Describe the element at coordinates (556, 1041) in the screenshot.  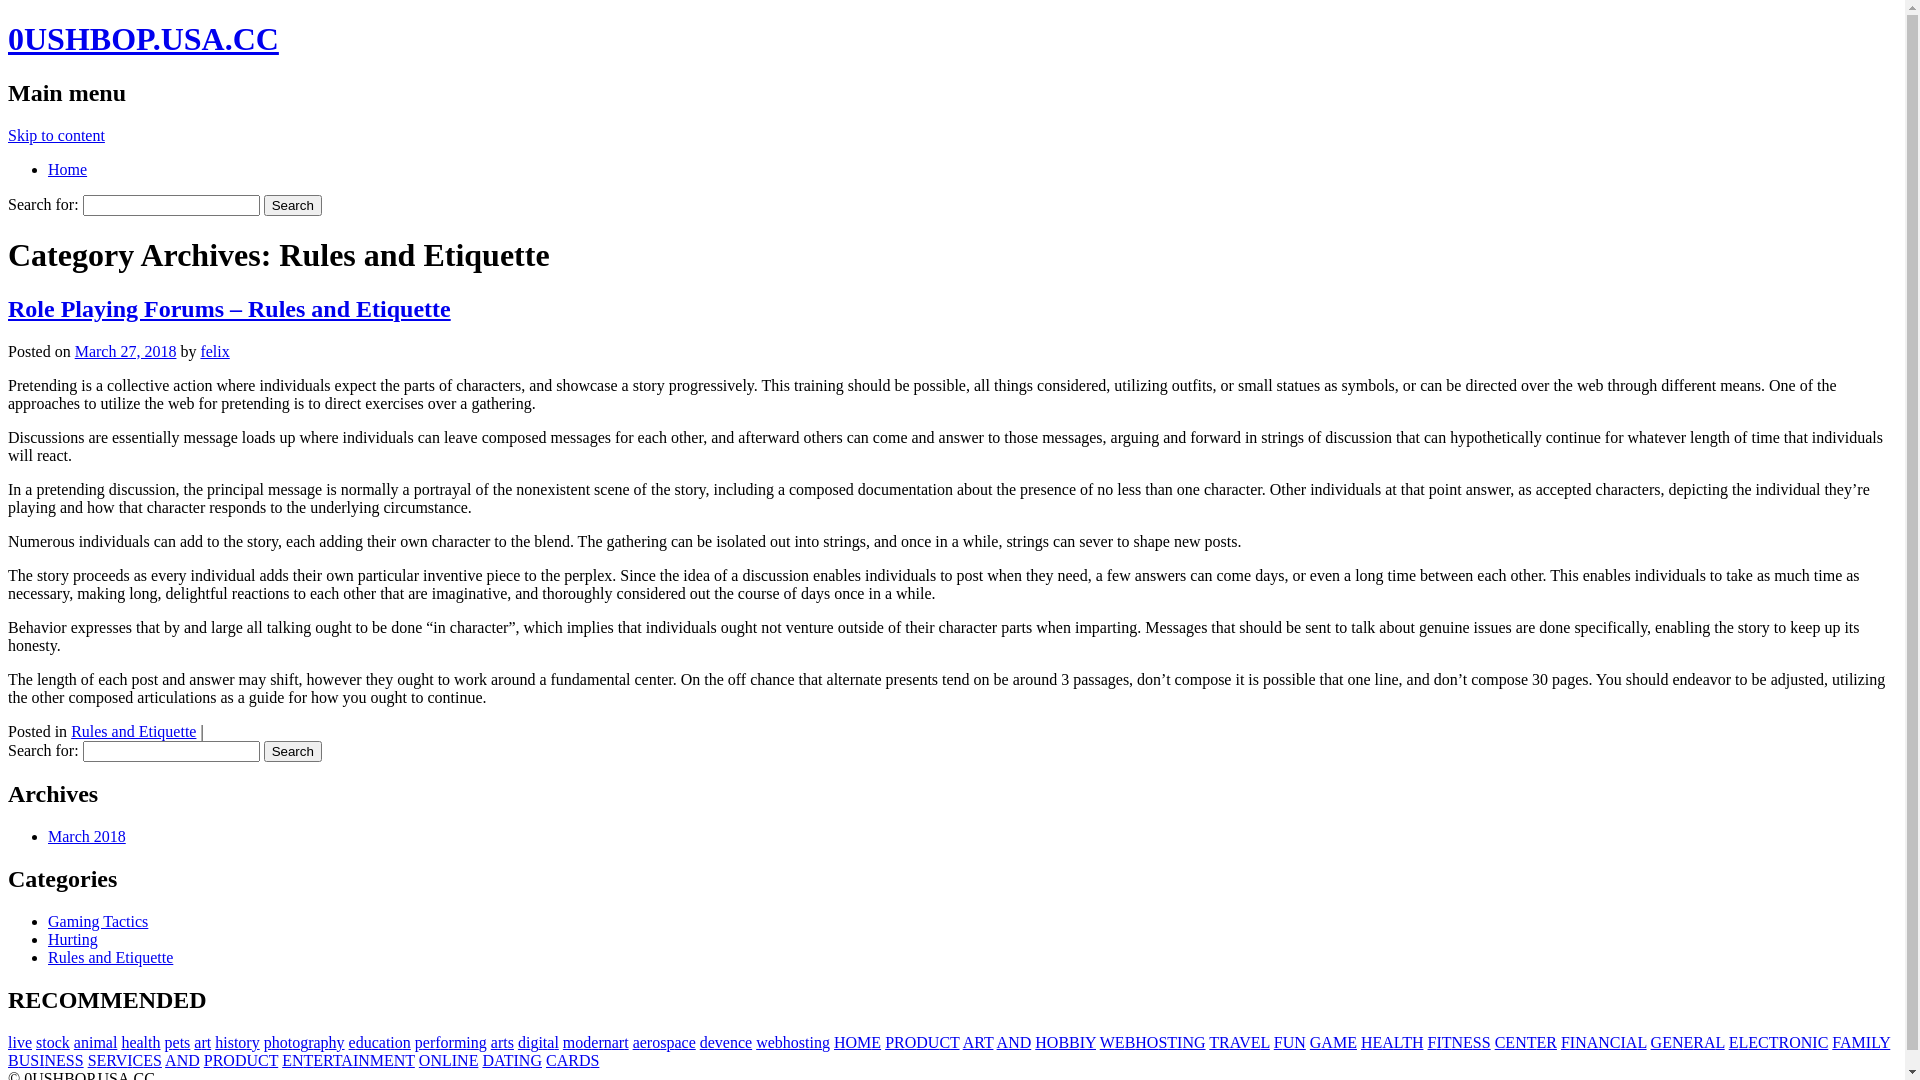
I see `'l'` at that location.